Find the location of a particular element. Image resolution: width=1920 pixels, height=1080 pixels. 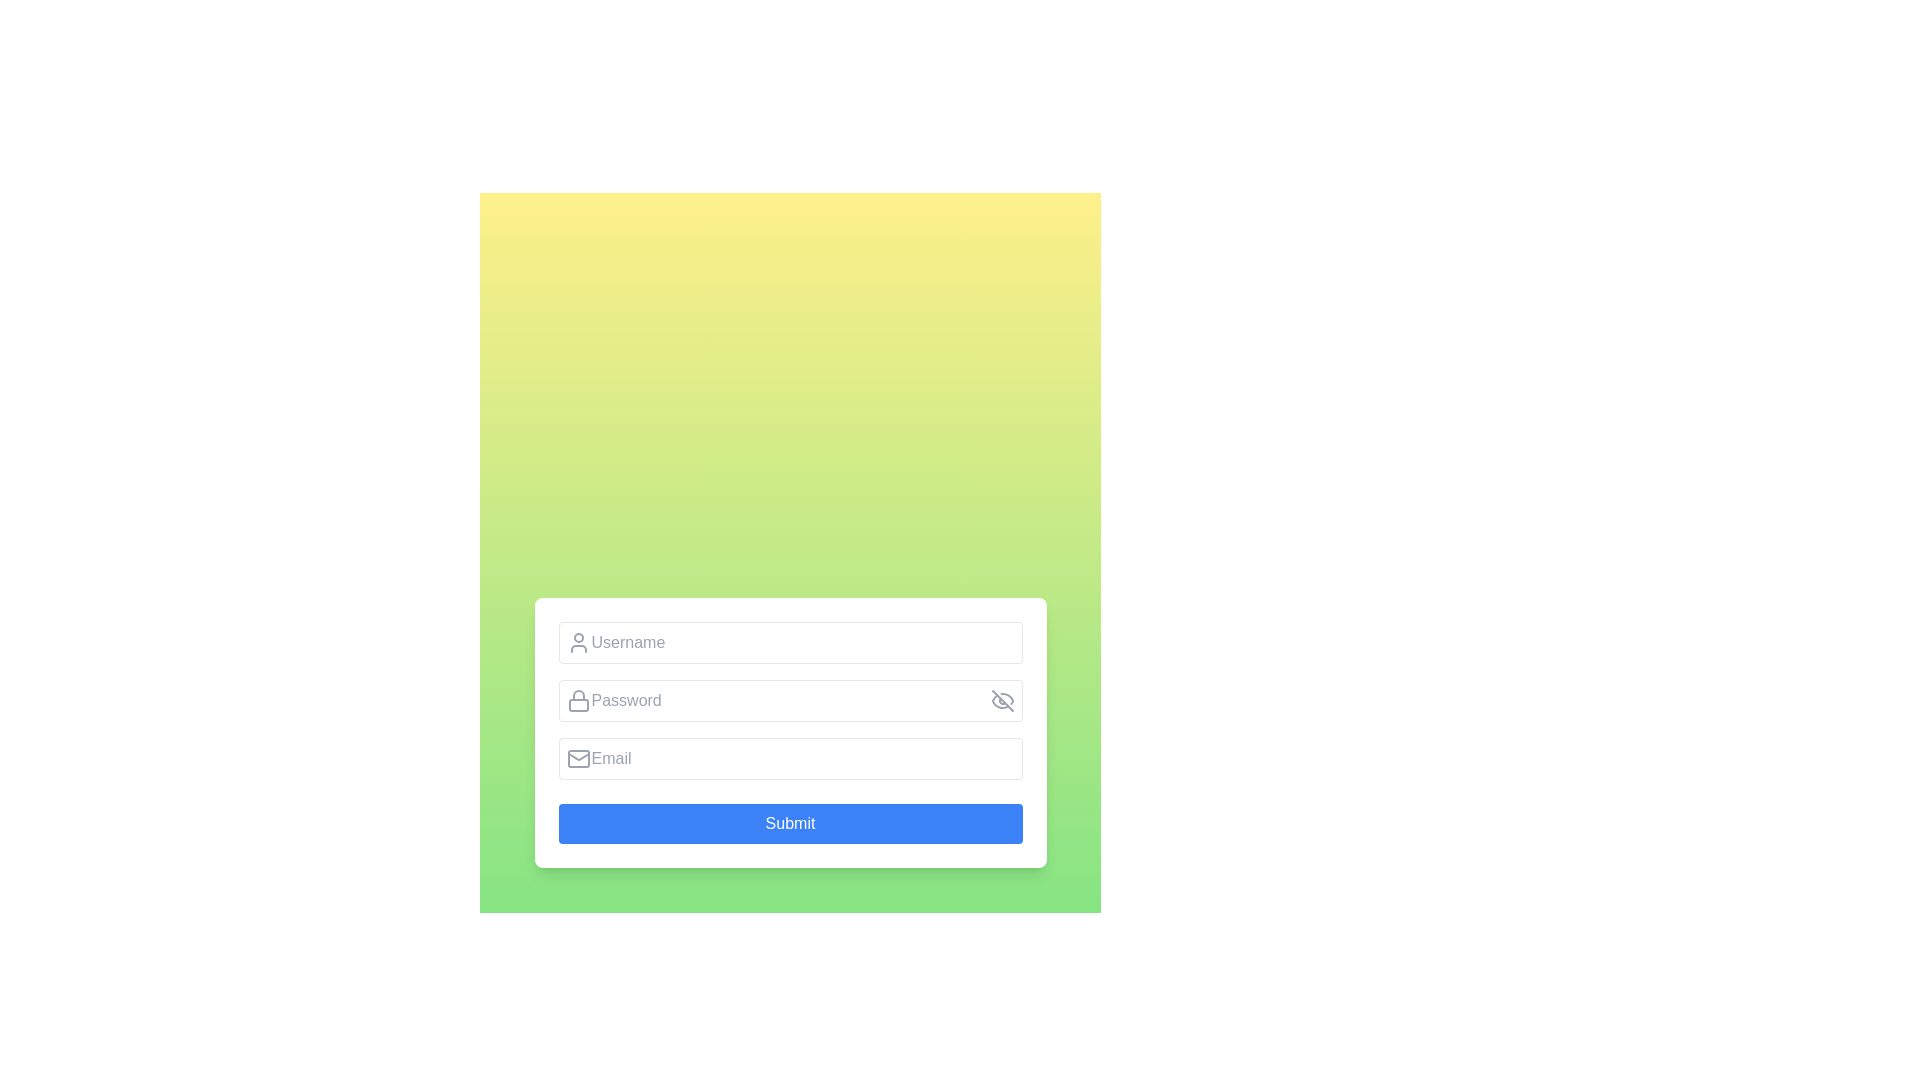

the password visibility toggle button located at the far-right end of the 'Password' input field to get more information is located at coordinates (1002, 700).